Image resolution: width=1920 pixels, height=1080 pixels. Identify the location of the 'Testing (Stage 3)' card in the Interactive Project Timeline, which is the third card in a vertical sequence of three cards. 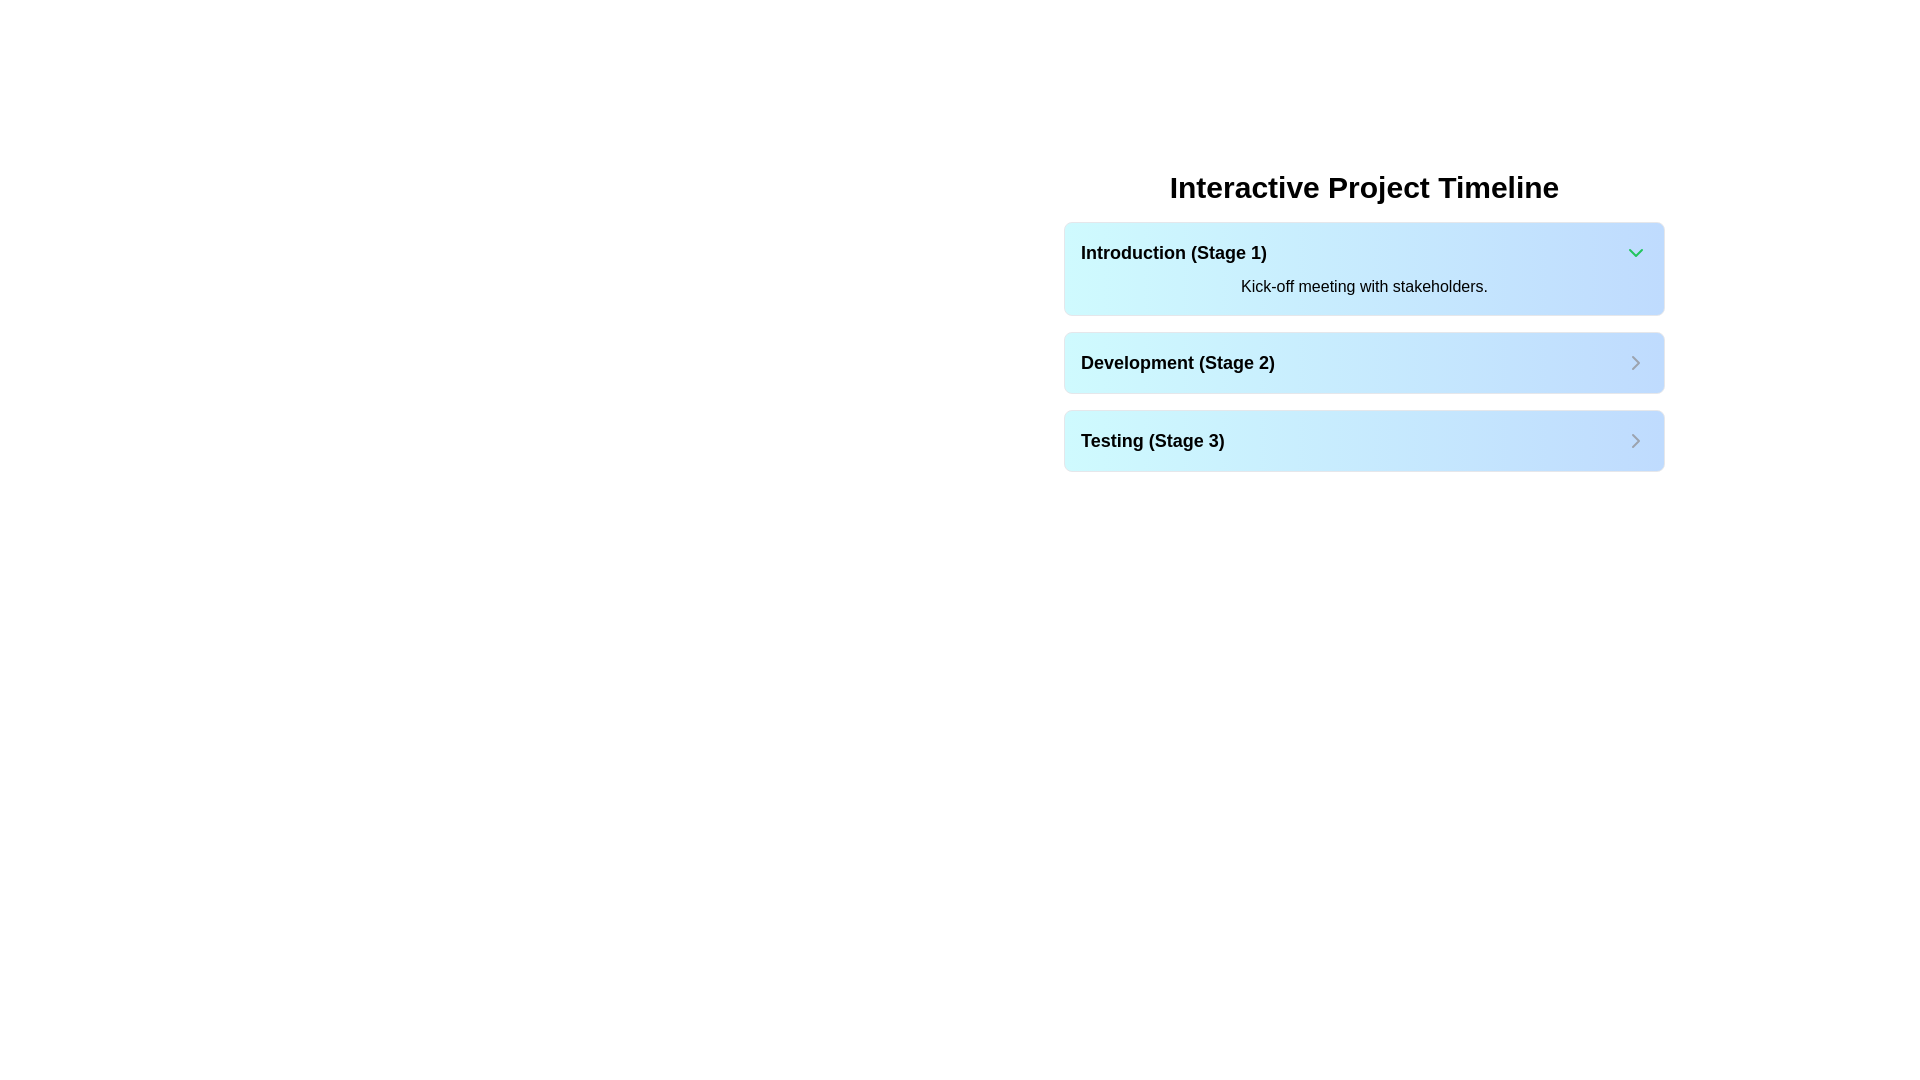
(1363, 439).